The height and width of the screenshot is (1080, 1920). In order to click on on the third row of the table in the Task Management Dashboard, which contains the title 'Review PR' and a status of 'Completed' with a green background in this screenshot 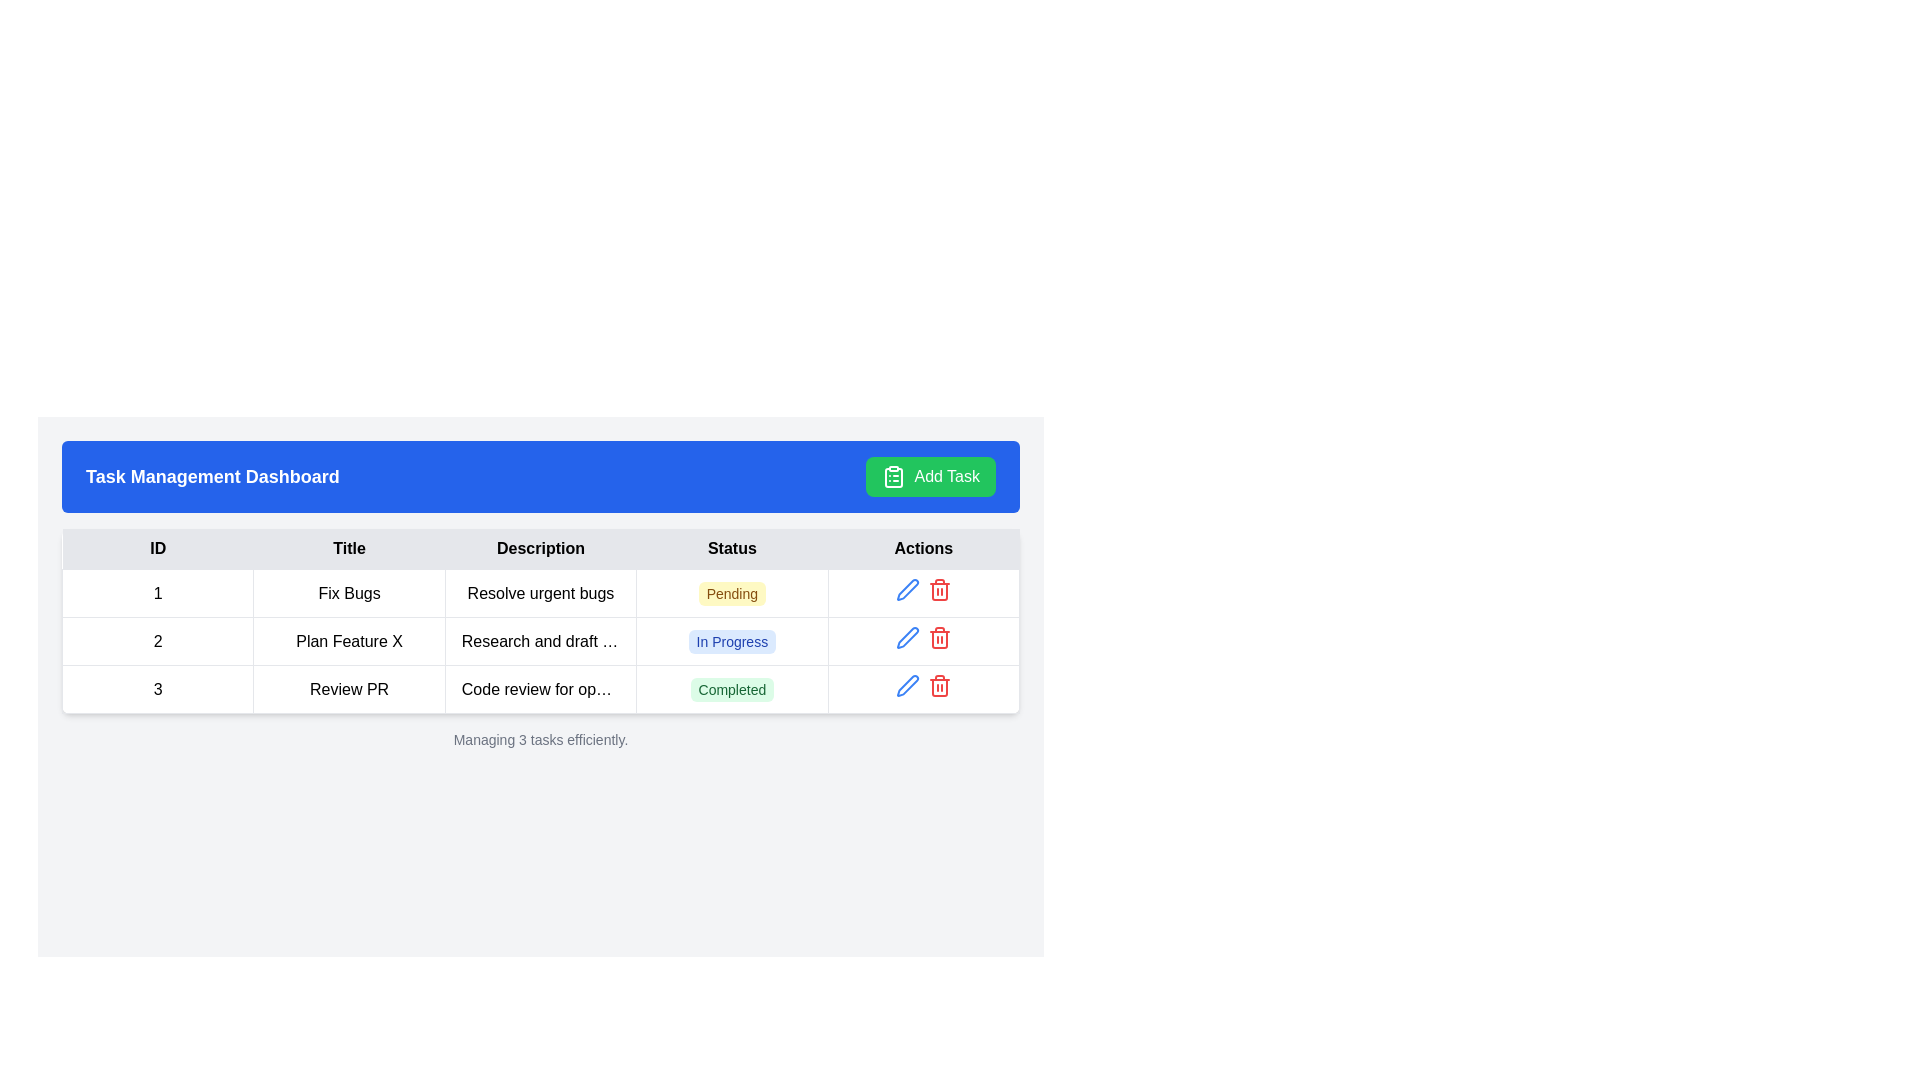, I will do `click(541, 688)`.